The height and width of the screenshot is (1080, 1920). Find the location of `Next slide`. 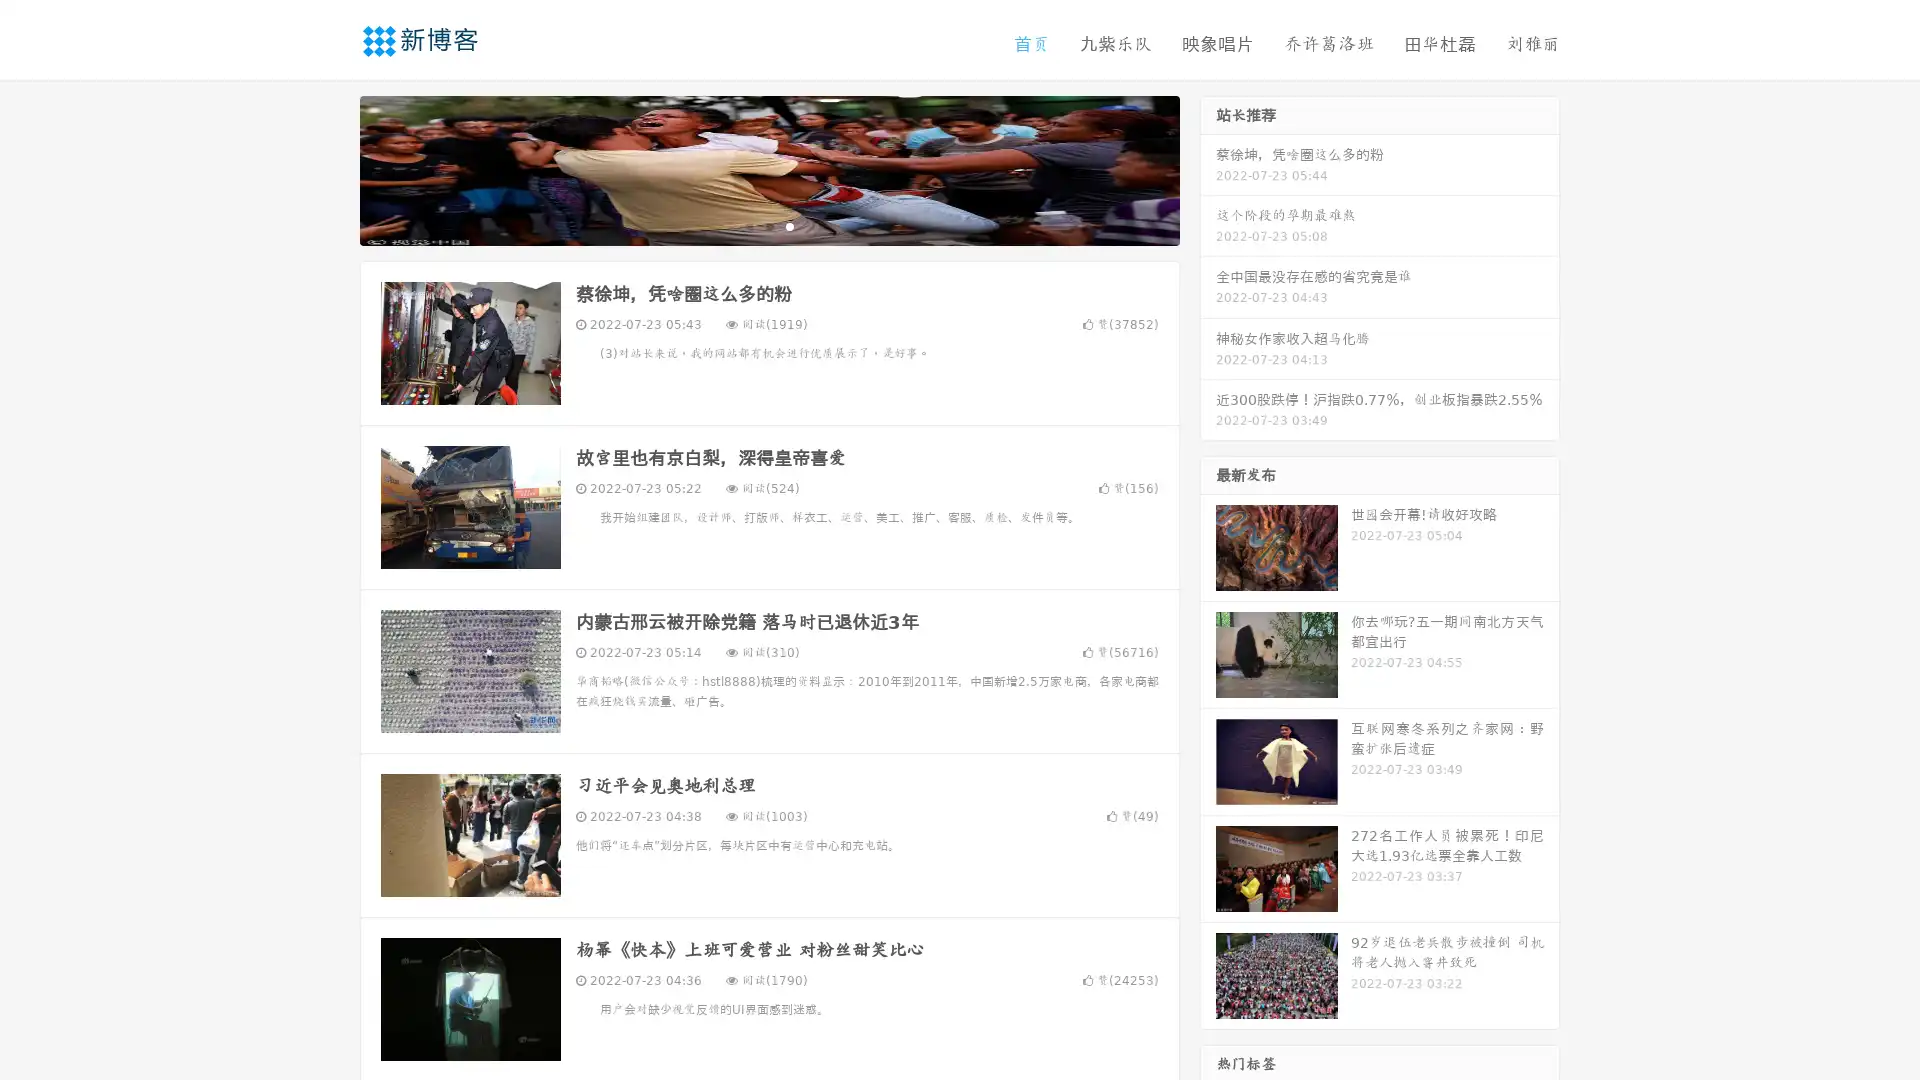

Next slide is located at coordinates (1208, 168).